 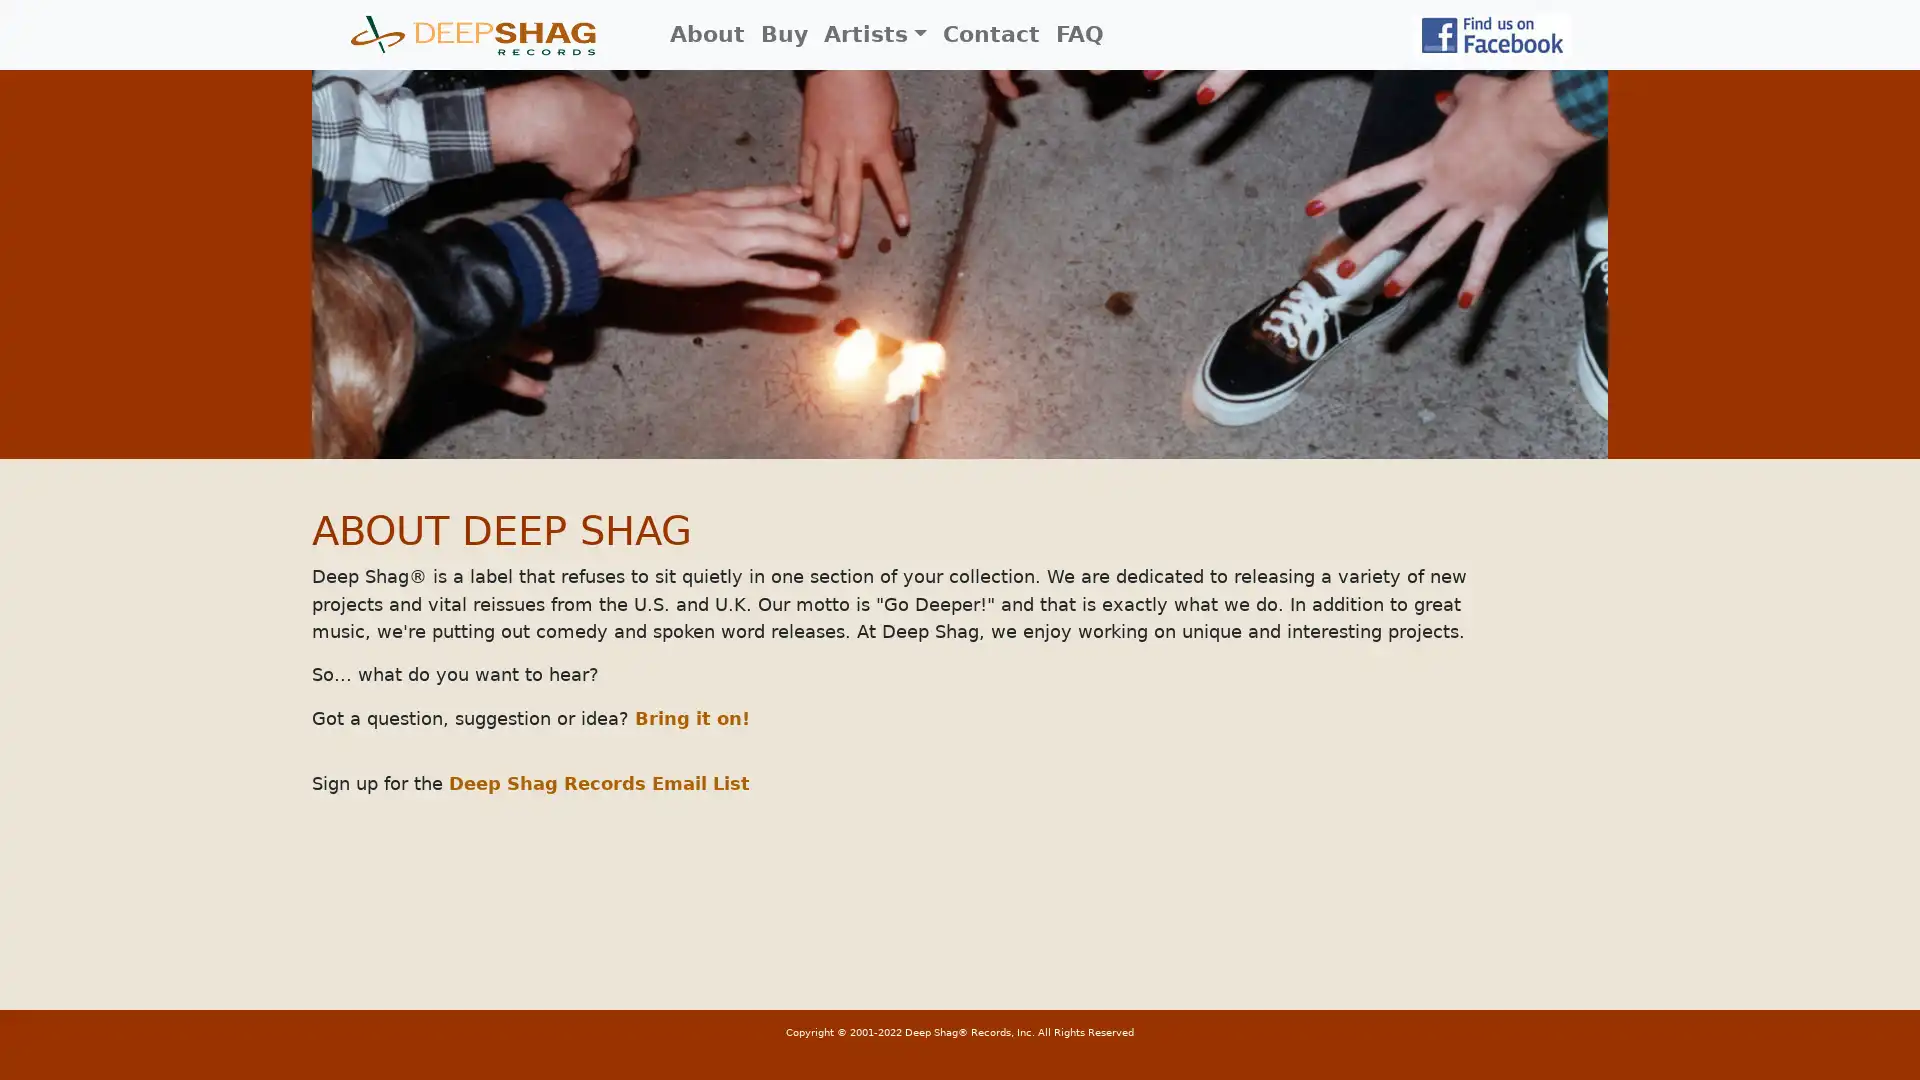 What do you see at coordinates (874, 34) in the screenshot?
I see `Artists` at bounding box center [874, 34].